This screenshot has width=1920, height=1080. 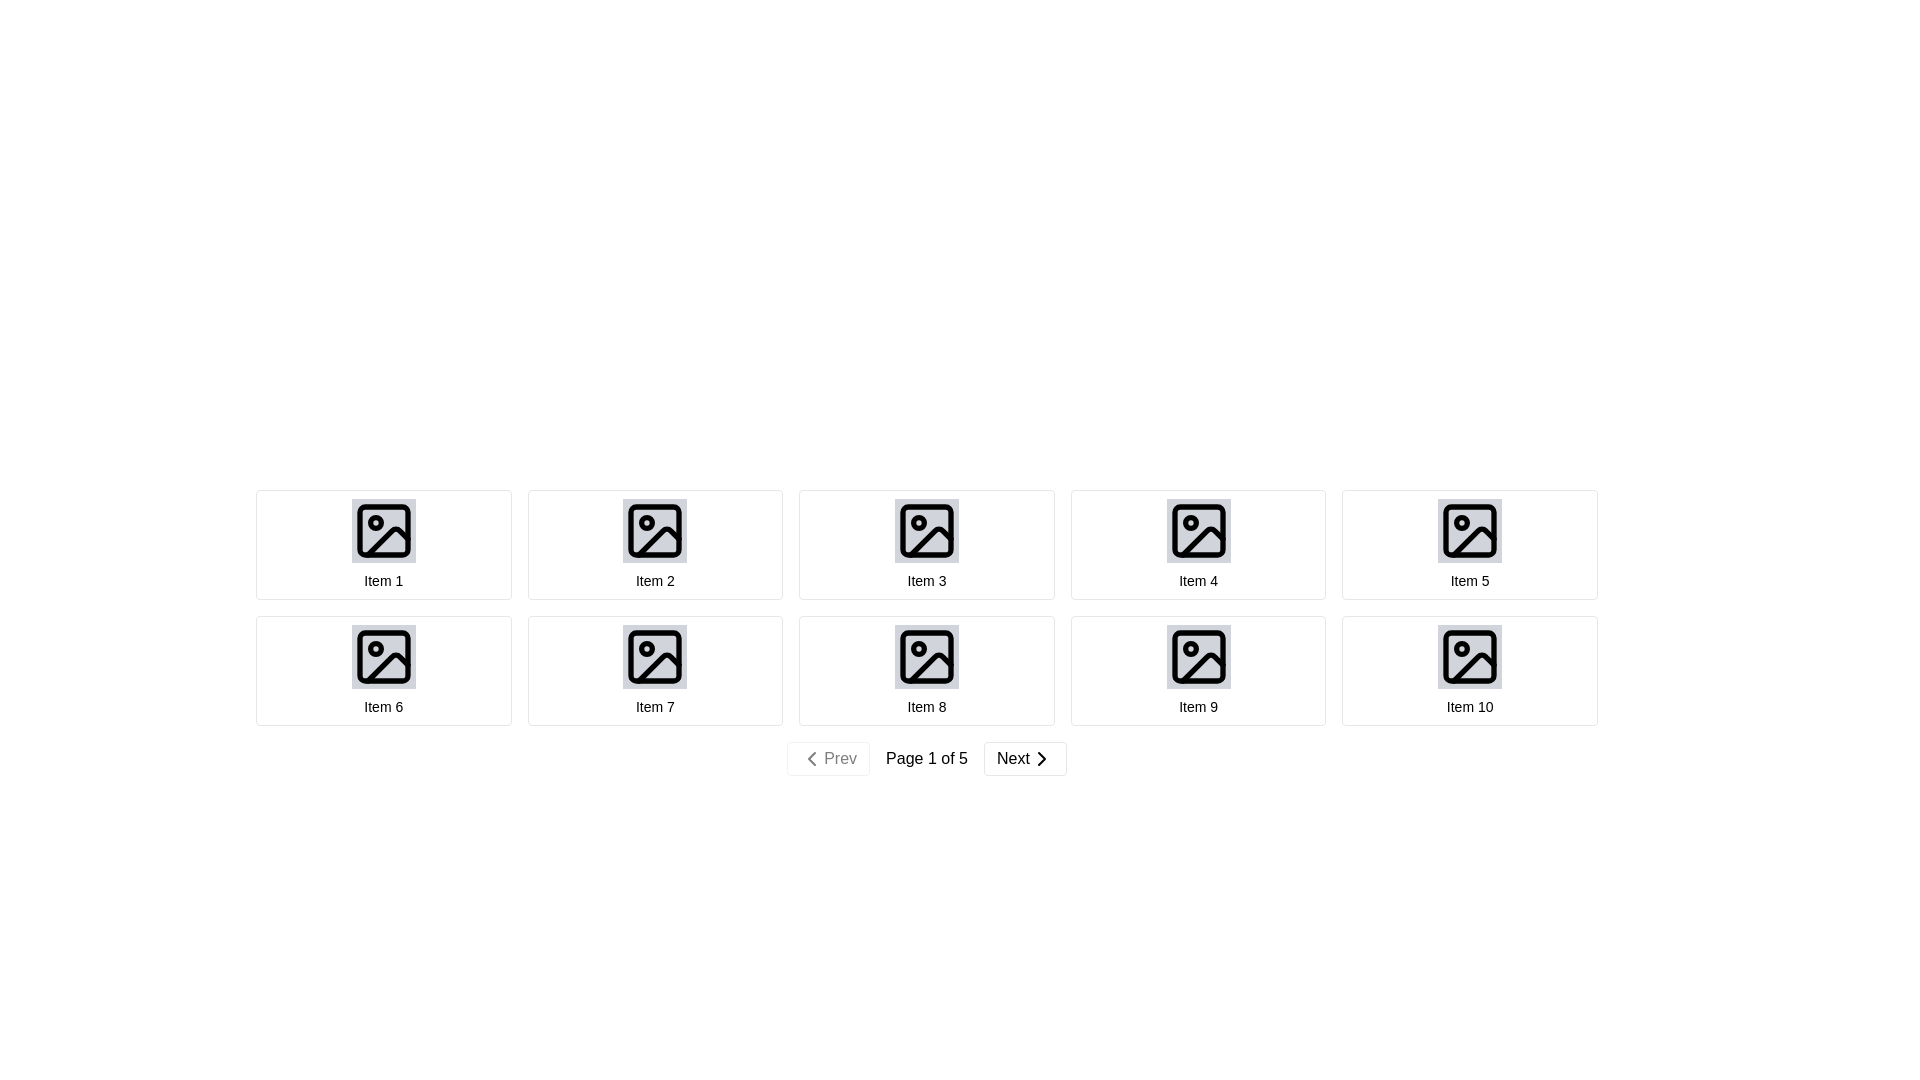 What do you see at coordinates (1198, 530) in the screenshot?
I see `graphic icon with a square shape and rounded corners located in the fourth position of the top row in the grid layout, labeled 'Item 4'` at bounding box center [1198, 530].